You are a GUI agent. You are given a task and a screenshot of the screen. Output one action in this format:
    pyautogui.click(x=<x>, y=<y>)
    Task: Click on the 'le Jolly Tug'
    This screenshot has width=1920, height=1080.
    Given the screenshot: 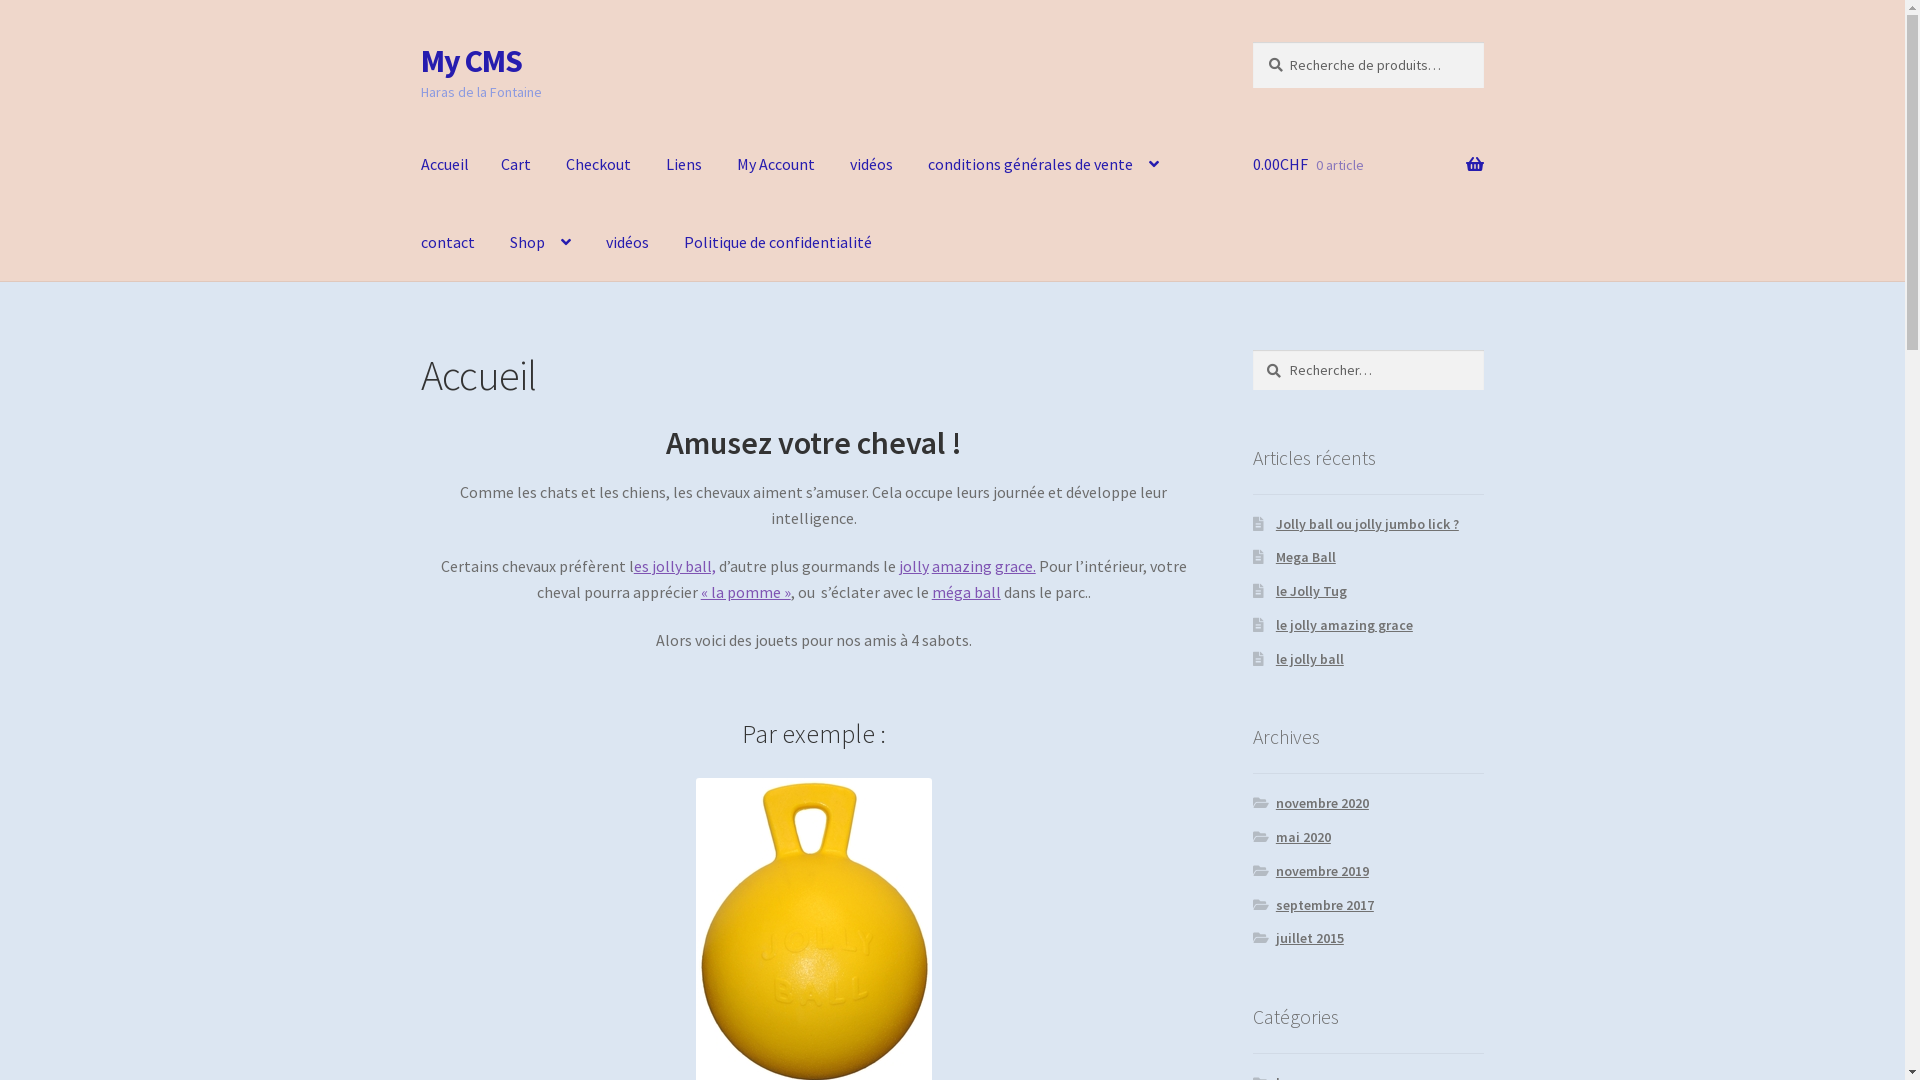 What is the action you would take?
    pyautogui.click(x=1311, y=589)
    